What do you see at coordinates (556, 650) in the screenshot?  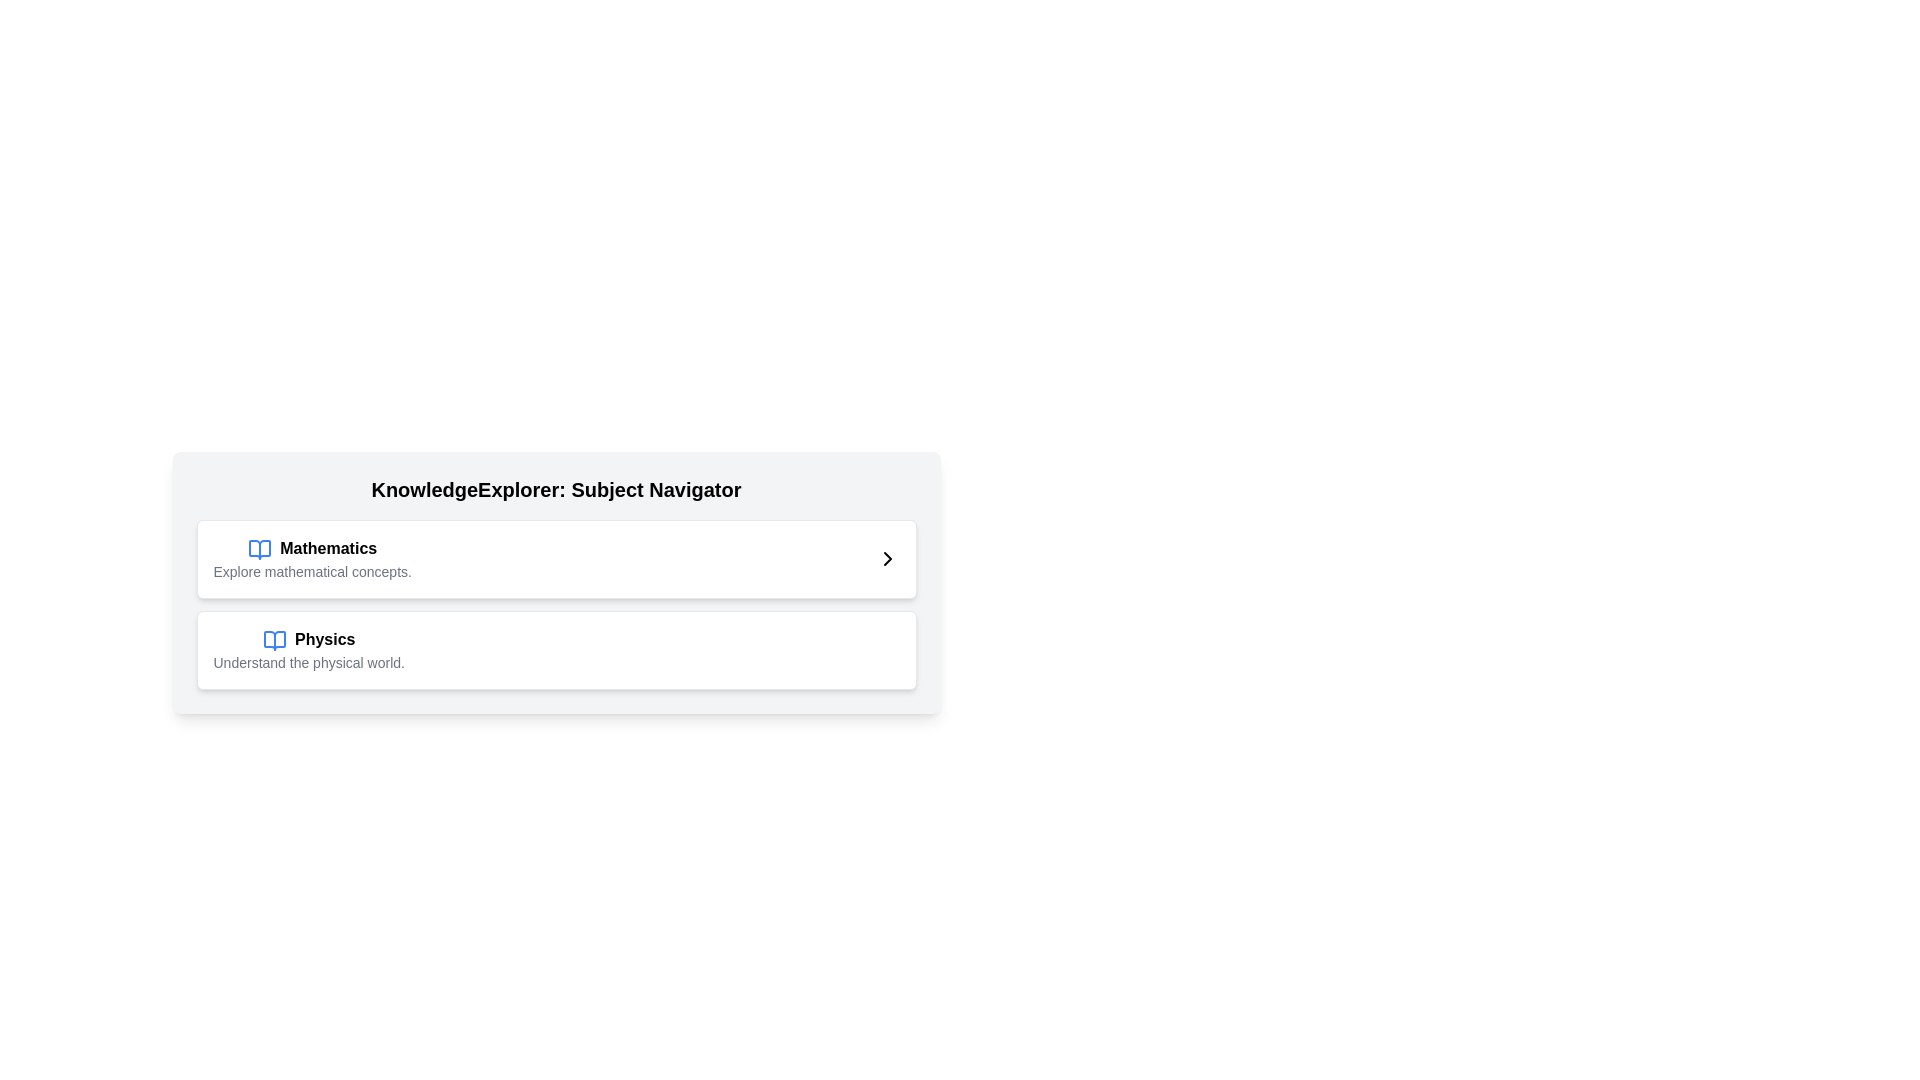 I see `the Clickable Card Item titled 'Physics' located in the second position under 'KnowledgeExplorer: Subject Navigator', which has a white background and contains a blue book icon` at bounding box center [556, 650].